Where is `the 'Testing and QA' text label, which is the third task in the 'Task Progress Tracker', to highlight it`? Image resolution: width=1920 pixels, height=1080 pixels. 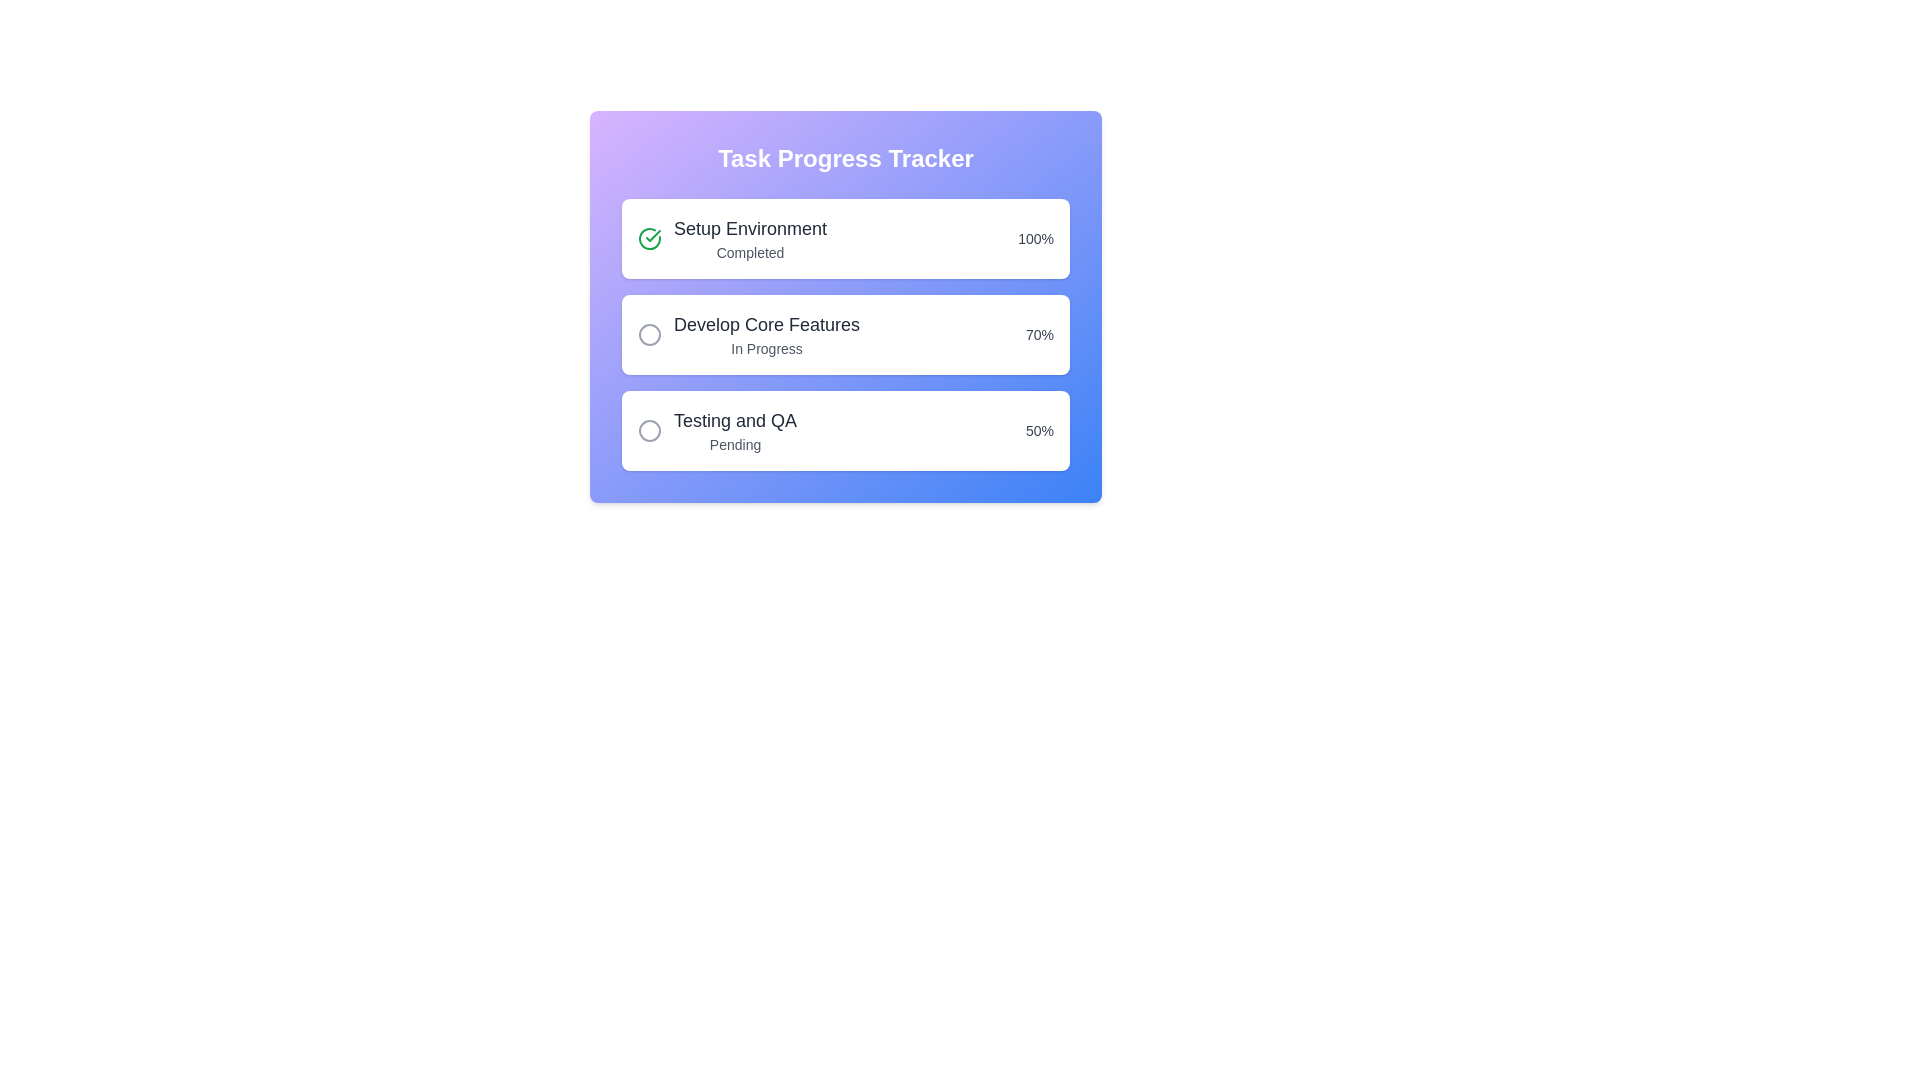 the 'Testing and QA' text label, which is the third task in the 'Task Progress Tracker', to highlight it is located at coordinates (734, 430).